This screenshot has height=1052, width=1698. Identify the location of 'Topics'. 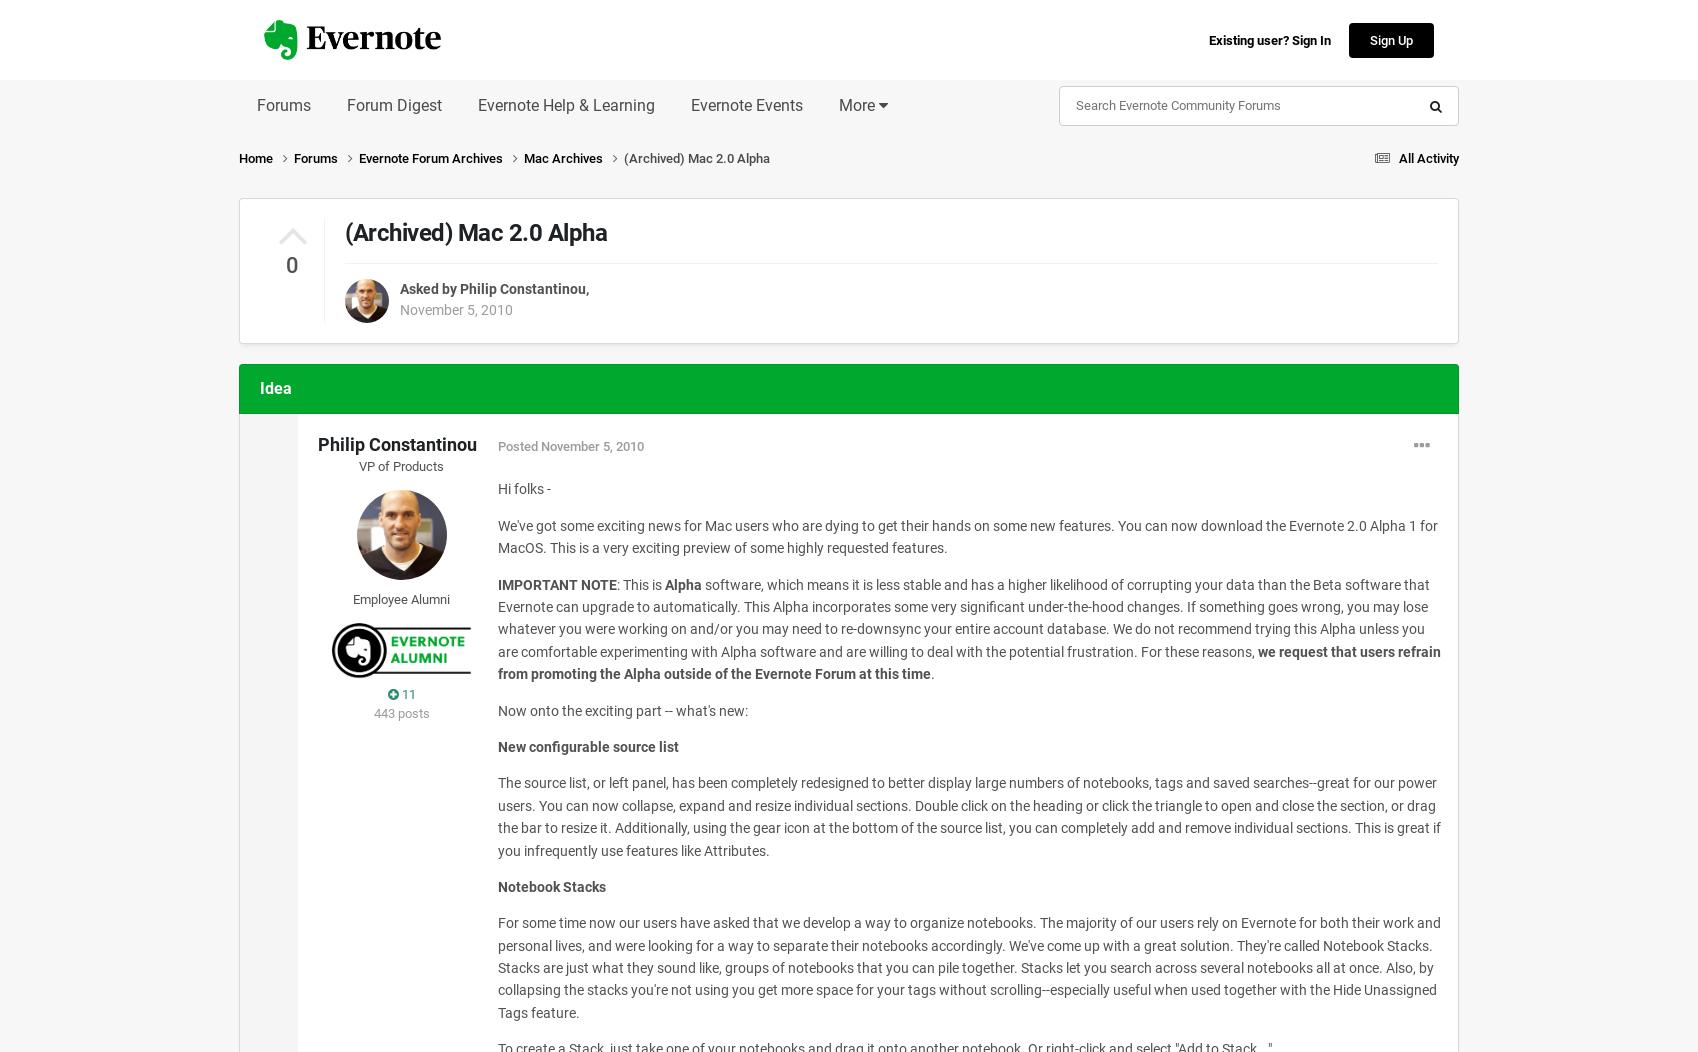
(1263, 313).